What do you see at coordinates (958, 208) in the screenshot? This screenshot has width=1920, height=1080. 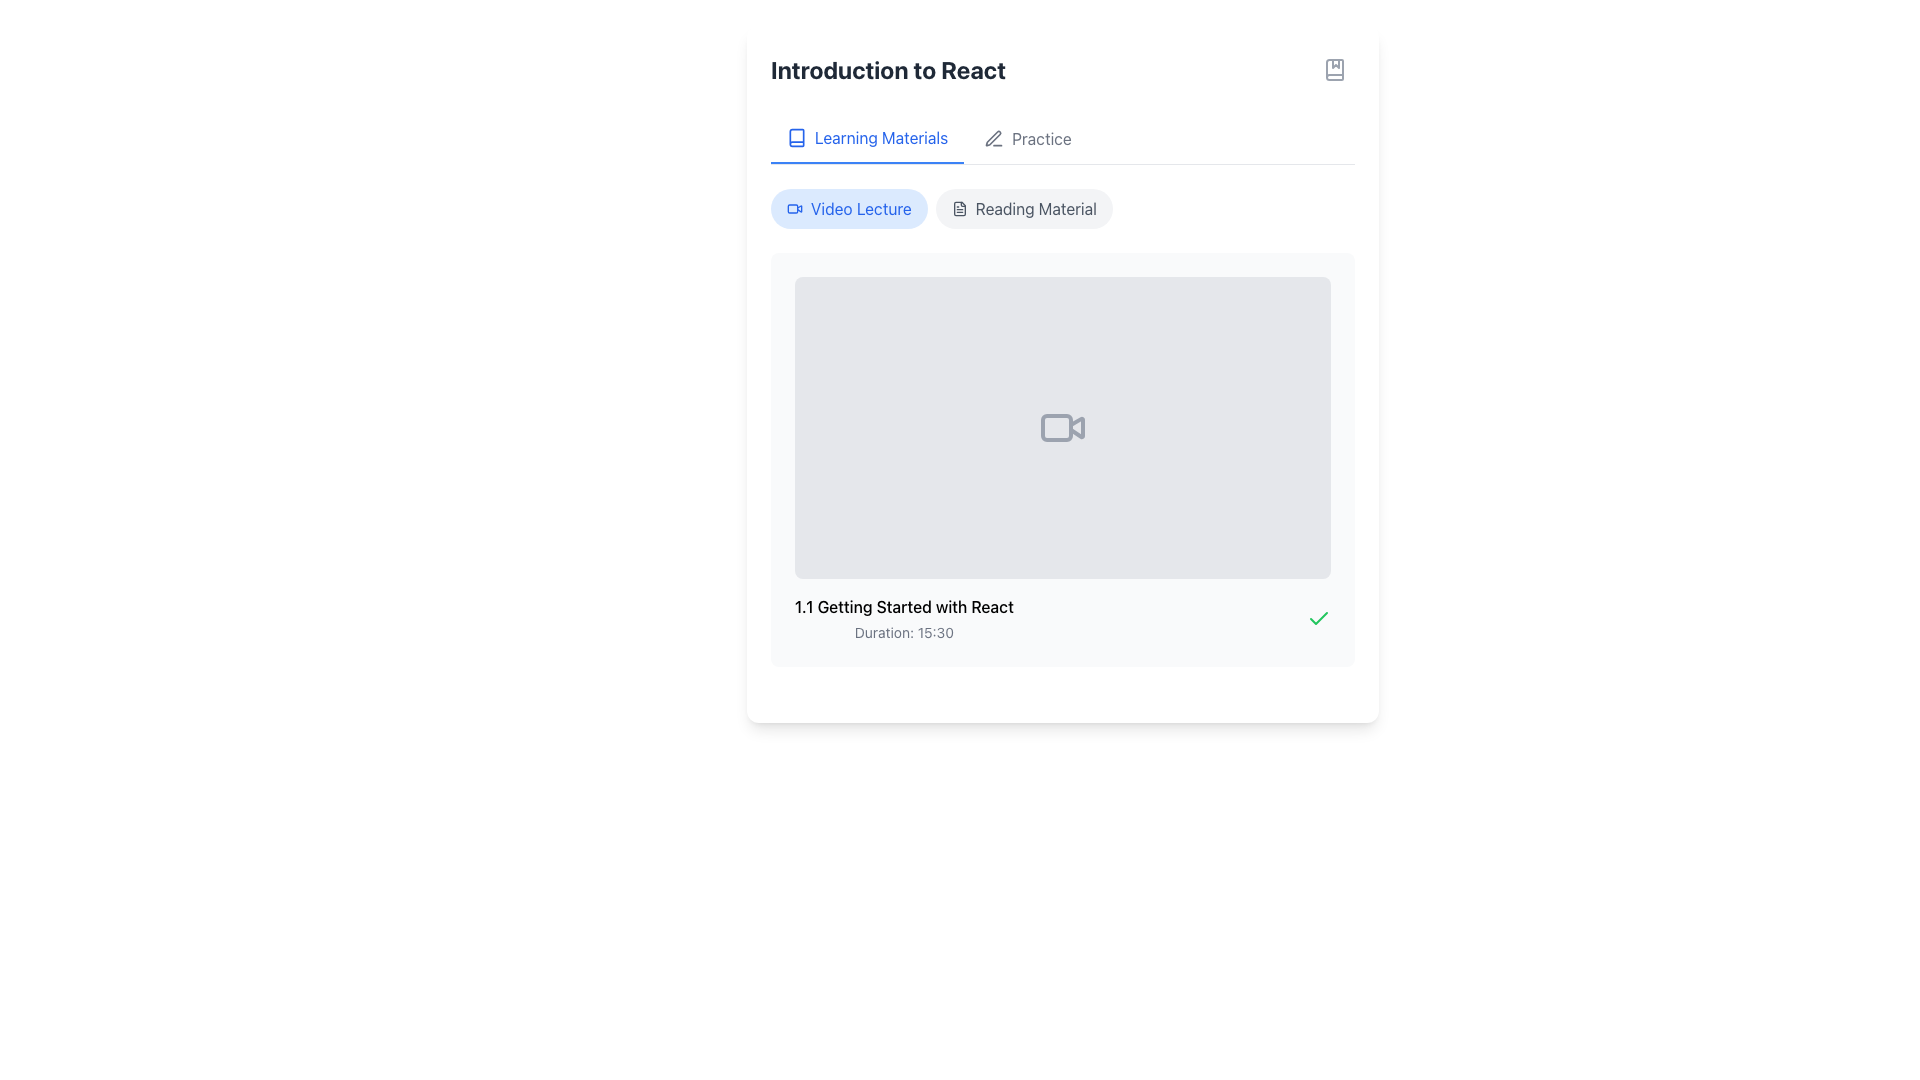 I see `the document icon located within the 'Reading Material' button, positioned towards the left side of the button component` at bounding box center [958, 208].